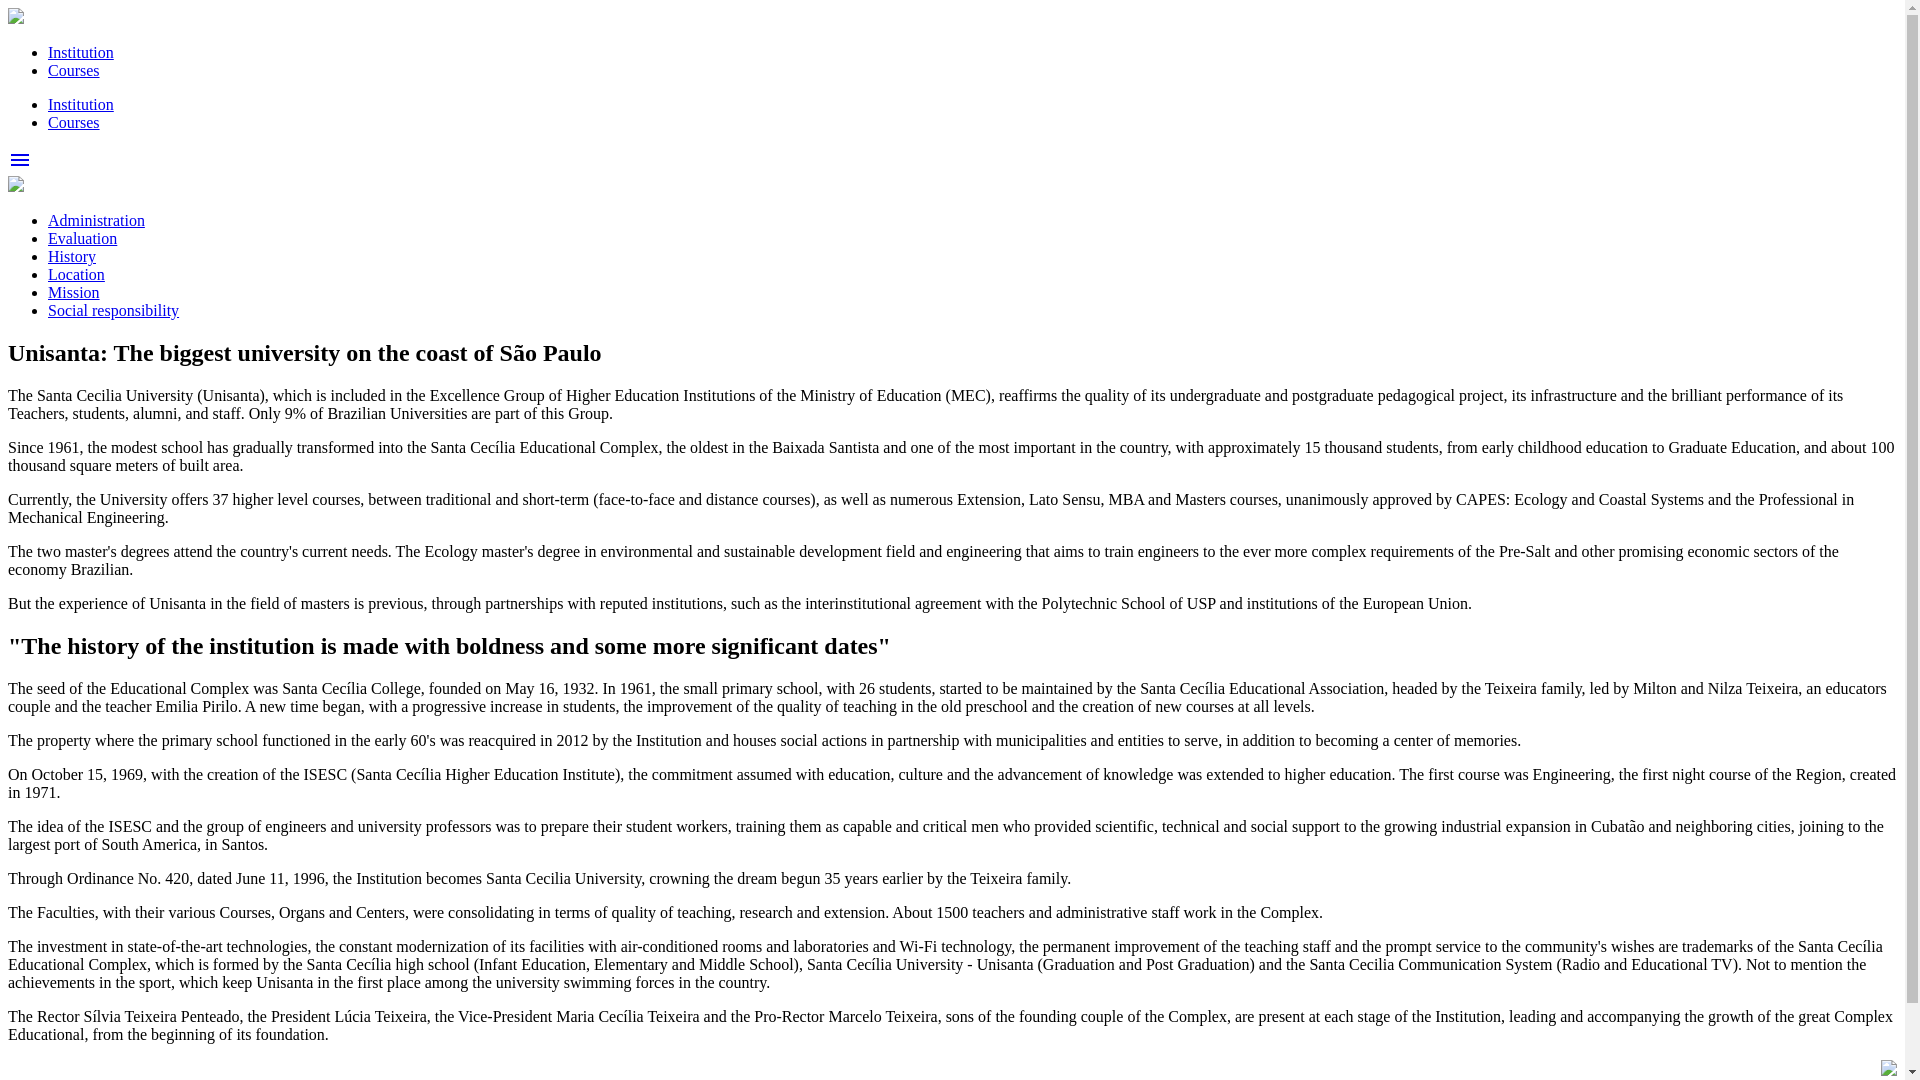 The width and height of the screenshot is (1920, 1080). What do you see at coordinates (76, 274) in the screenshot?
I see `'Location'` at bounding box center [76, 274].